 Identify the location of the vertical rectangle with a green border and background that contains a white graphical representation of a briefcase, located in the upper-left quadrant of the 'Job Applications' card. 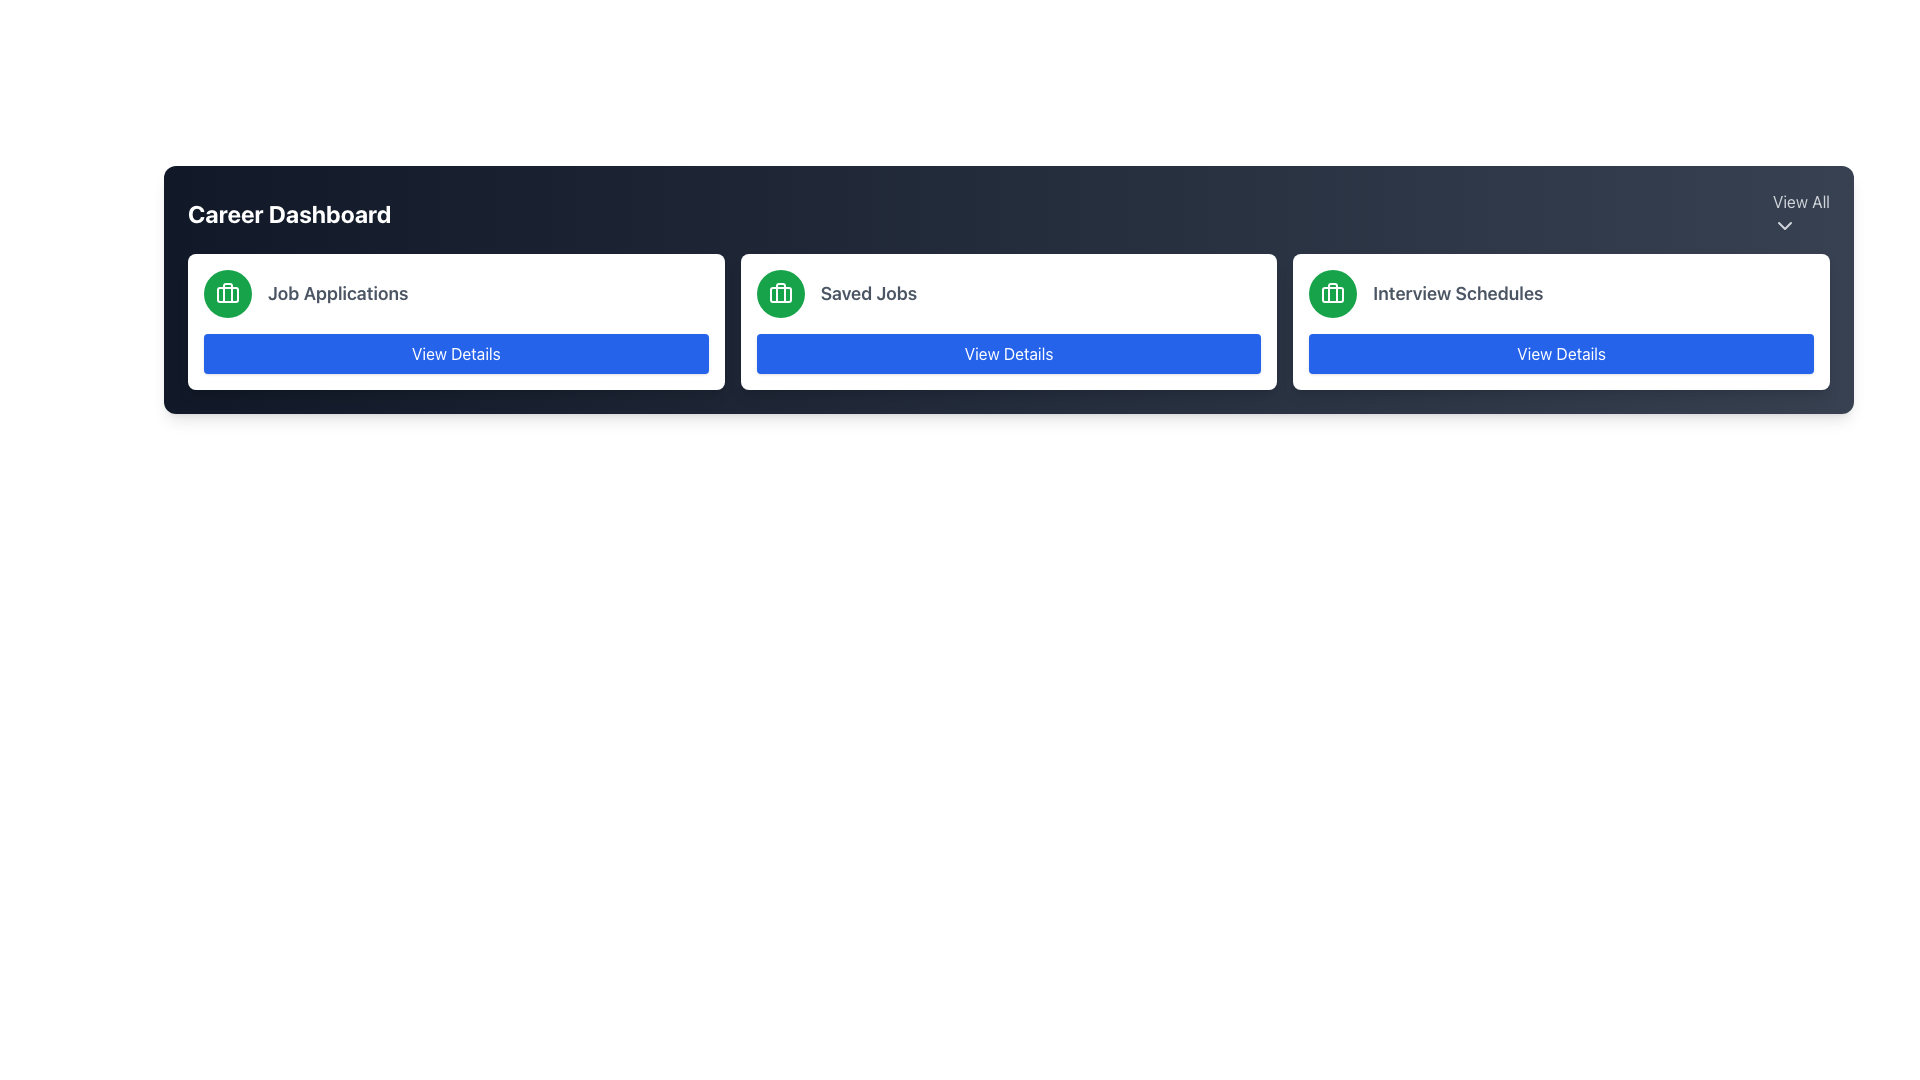
(227, 293).